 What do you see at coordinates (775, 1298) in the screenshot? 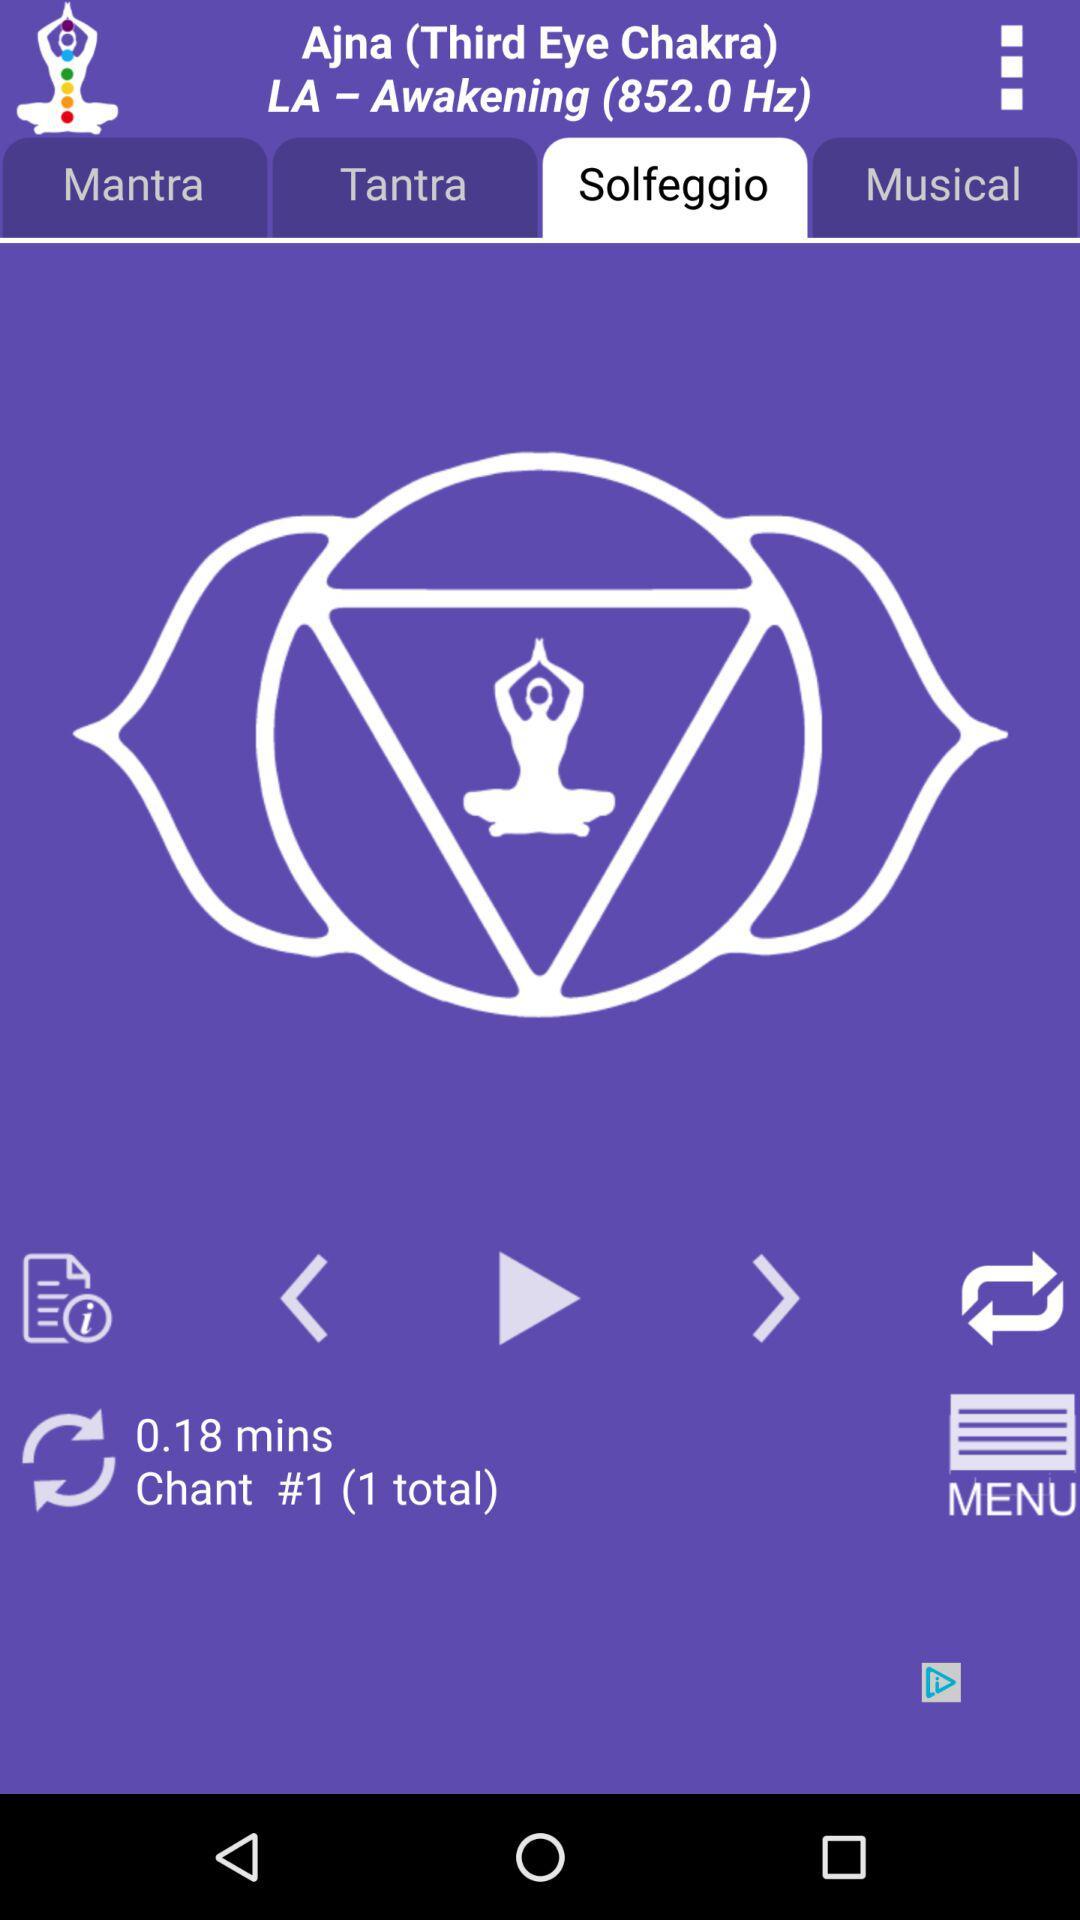
I see `next` at bounding box center [775, 1298].